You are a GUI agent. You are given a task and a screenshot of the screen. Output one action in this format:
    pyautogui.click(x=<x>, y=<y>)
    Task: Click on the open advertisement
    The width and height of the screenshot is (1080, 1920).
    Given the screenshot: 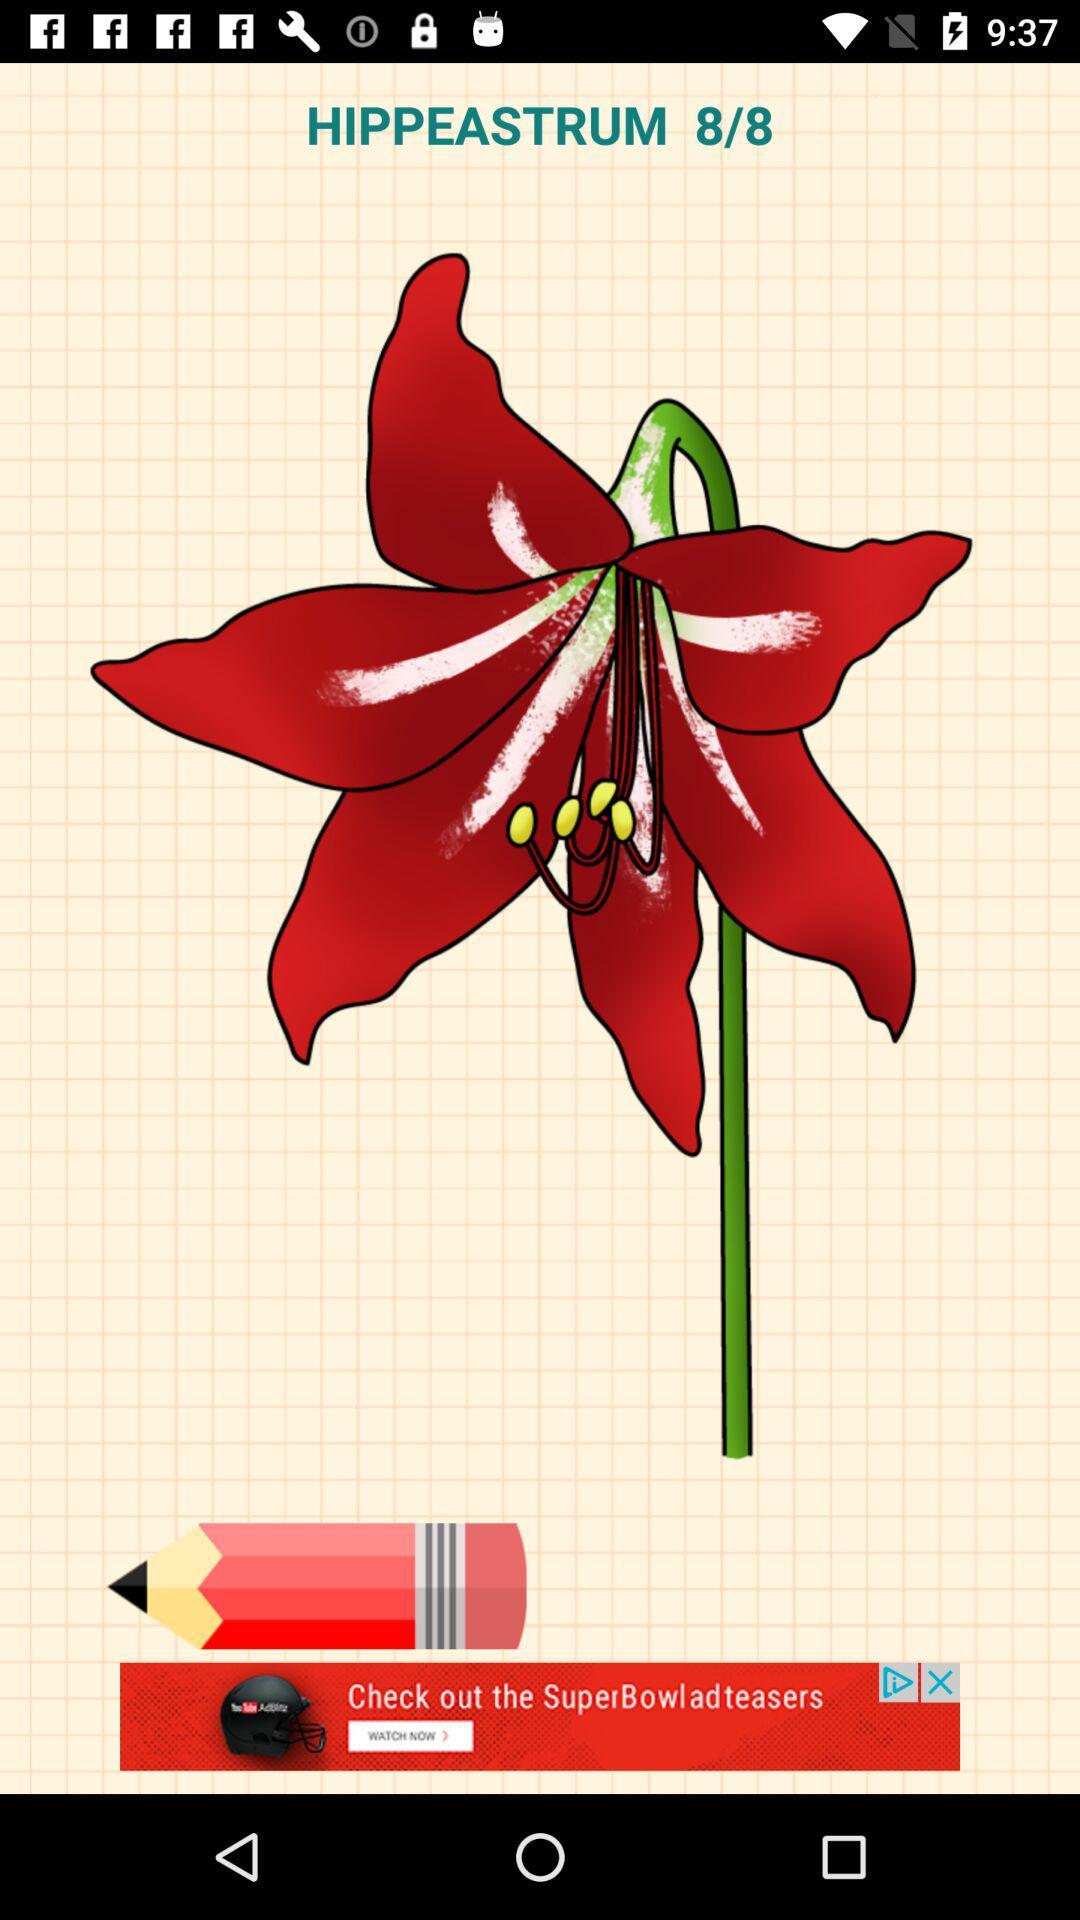 What is the action you would take?
    pyautogui.click(x=540, y=1727)
    